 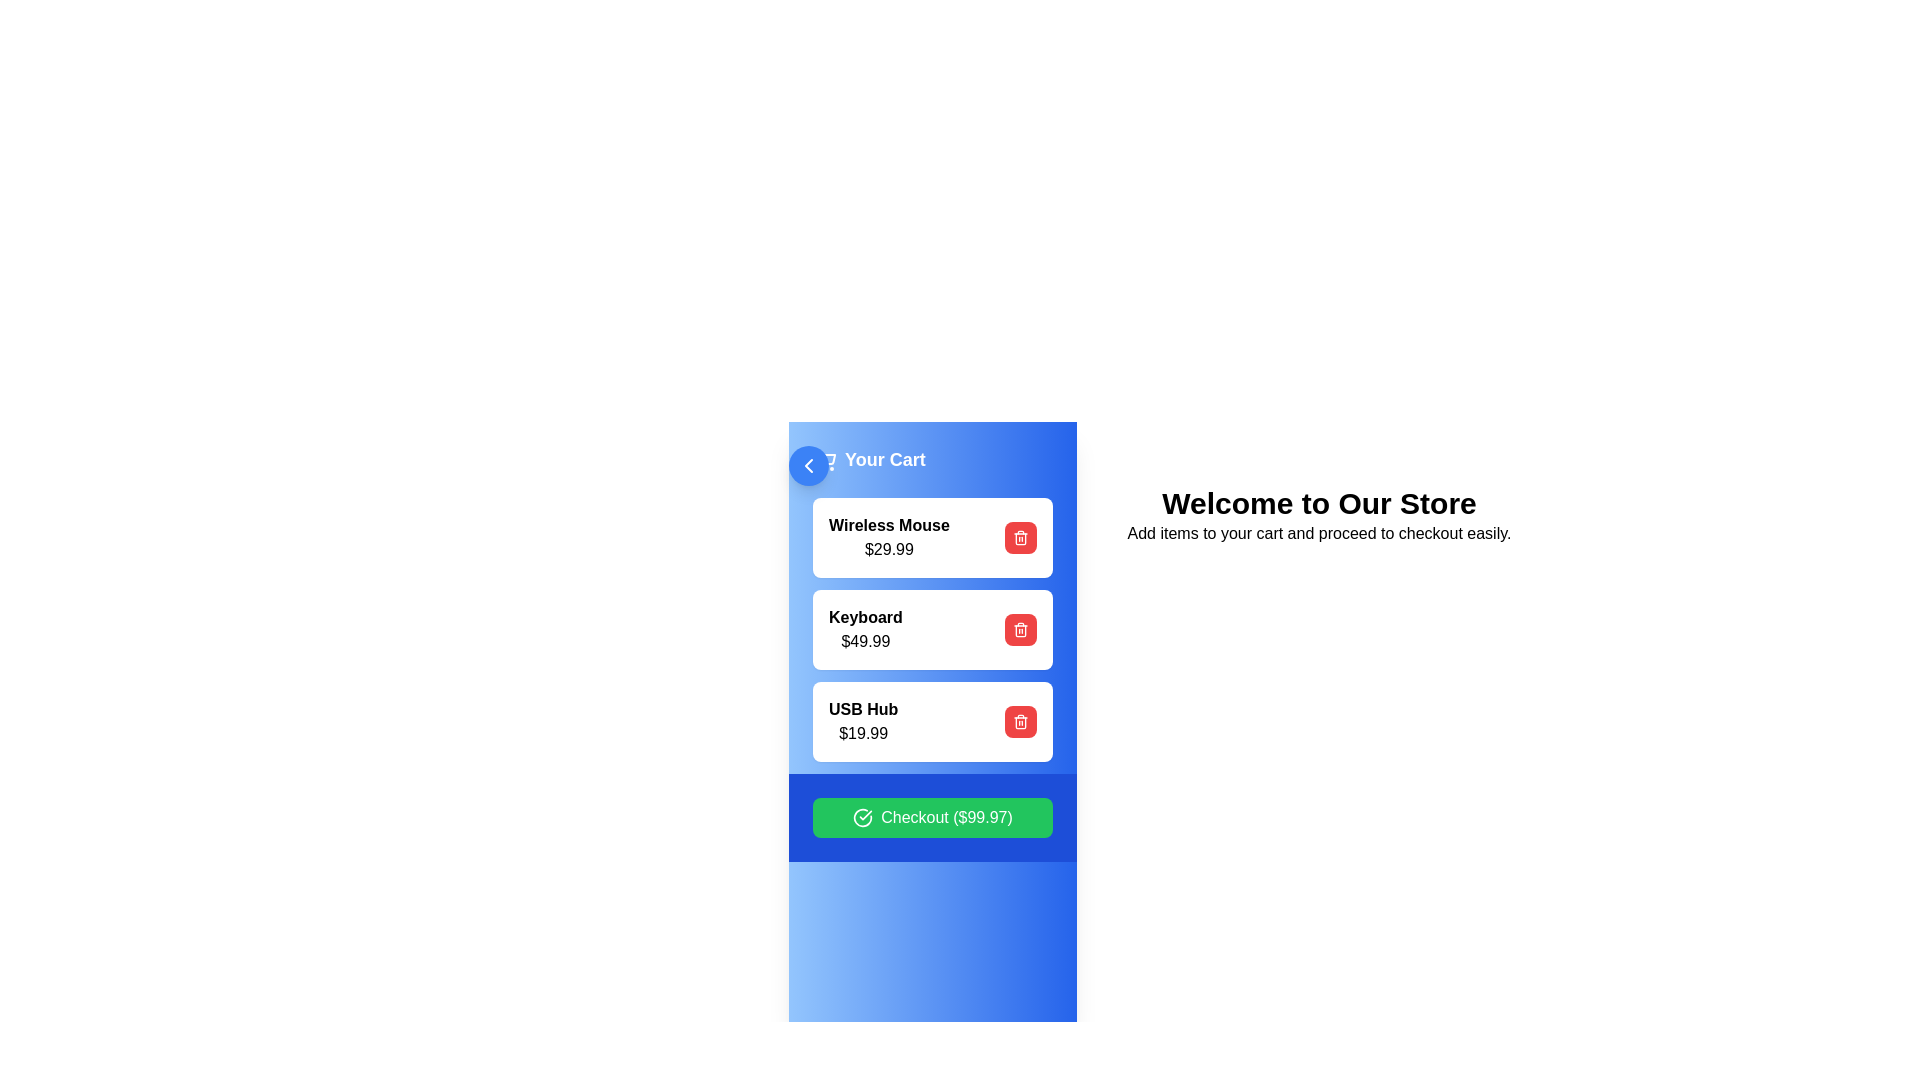 I want to click on the delete button located on the right side of the 'USB Hub $19.99' item in the cart panel, so click(x=1021, y=721).